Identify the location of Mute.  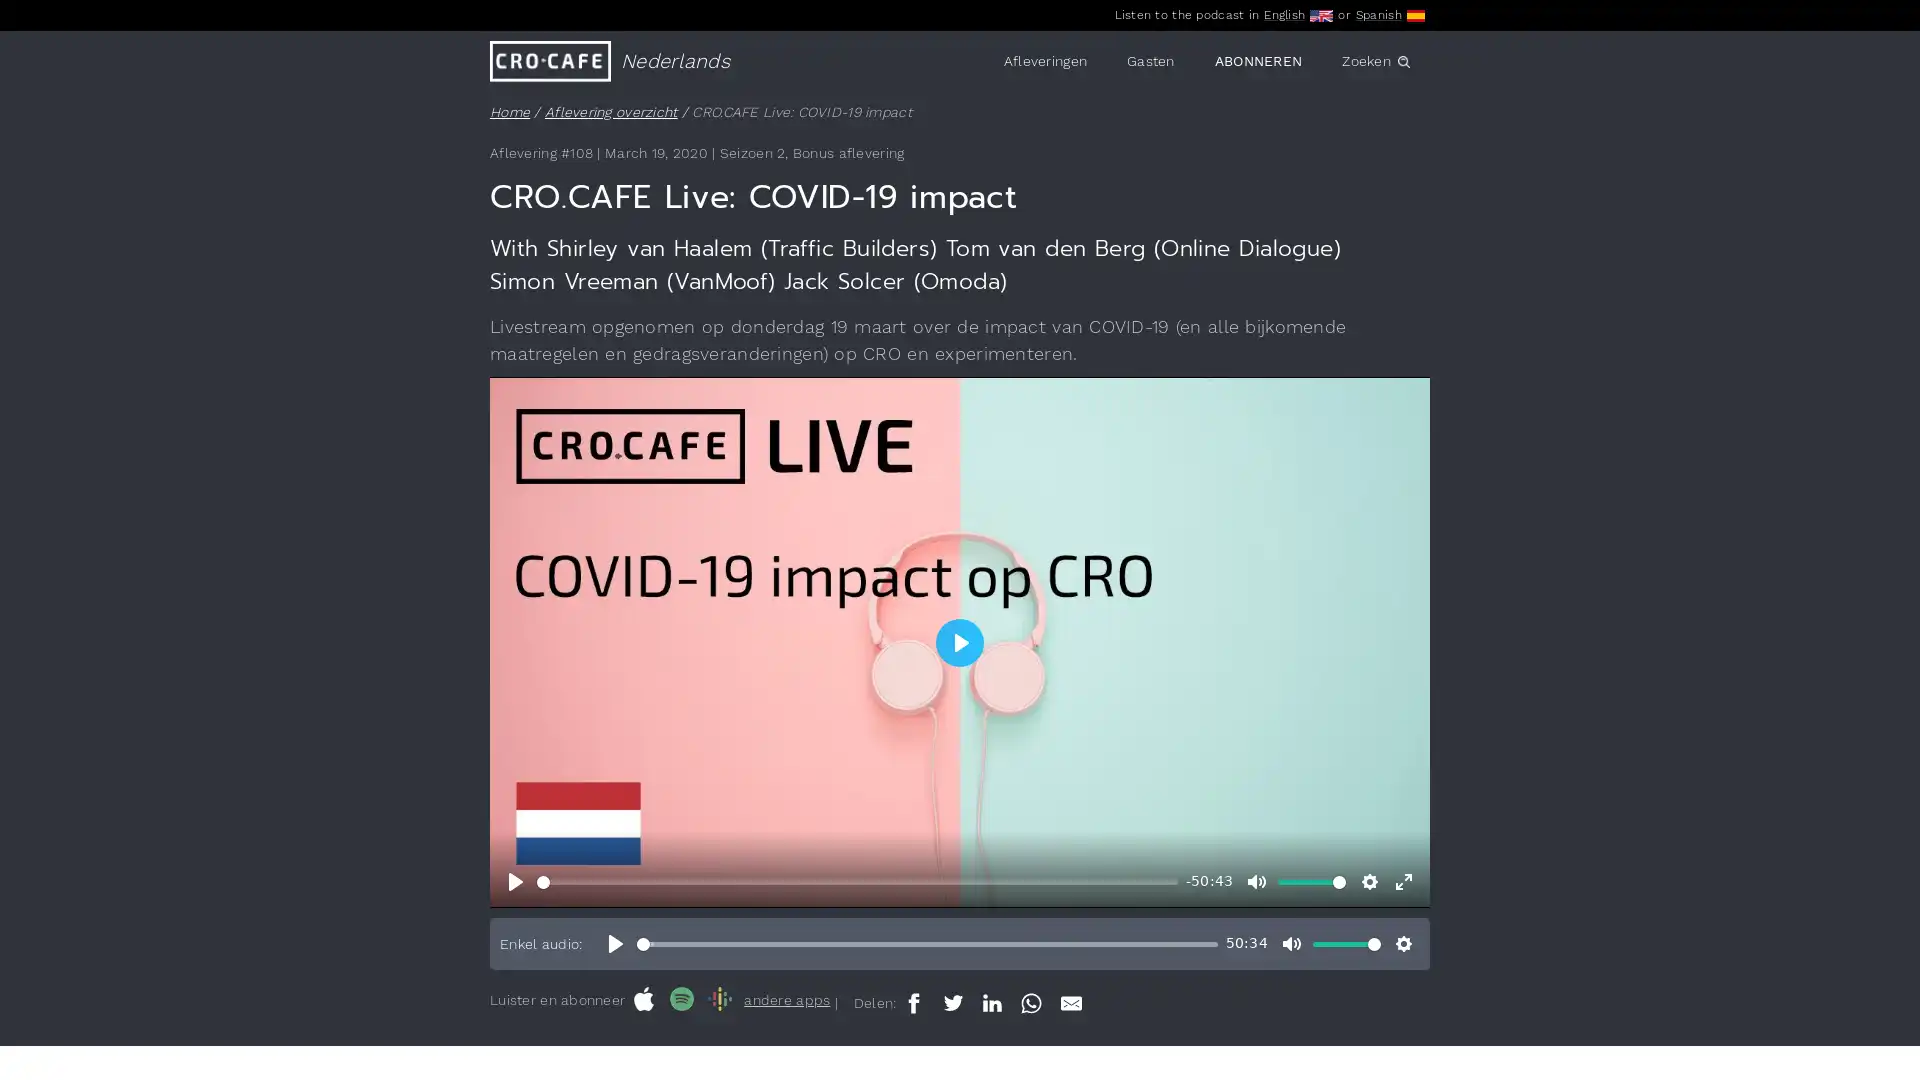
(1291, 944).